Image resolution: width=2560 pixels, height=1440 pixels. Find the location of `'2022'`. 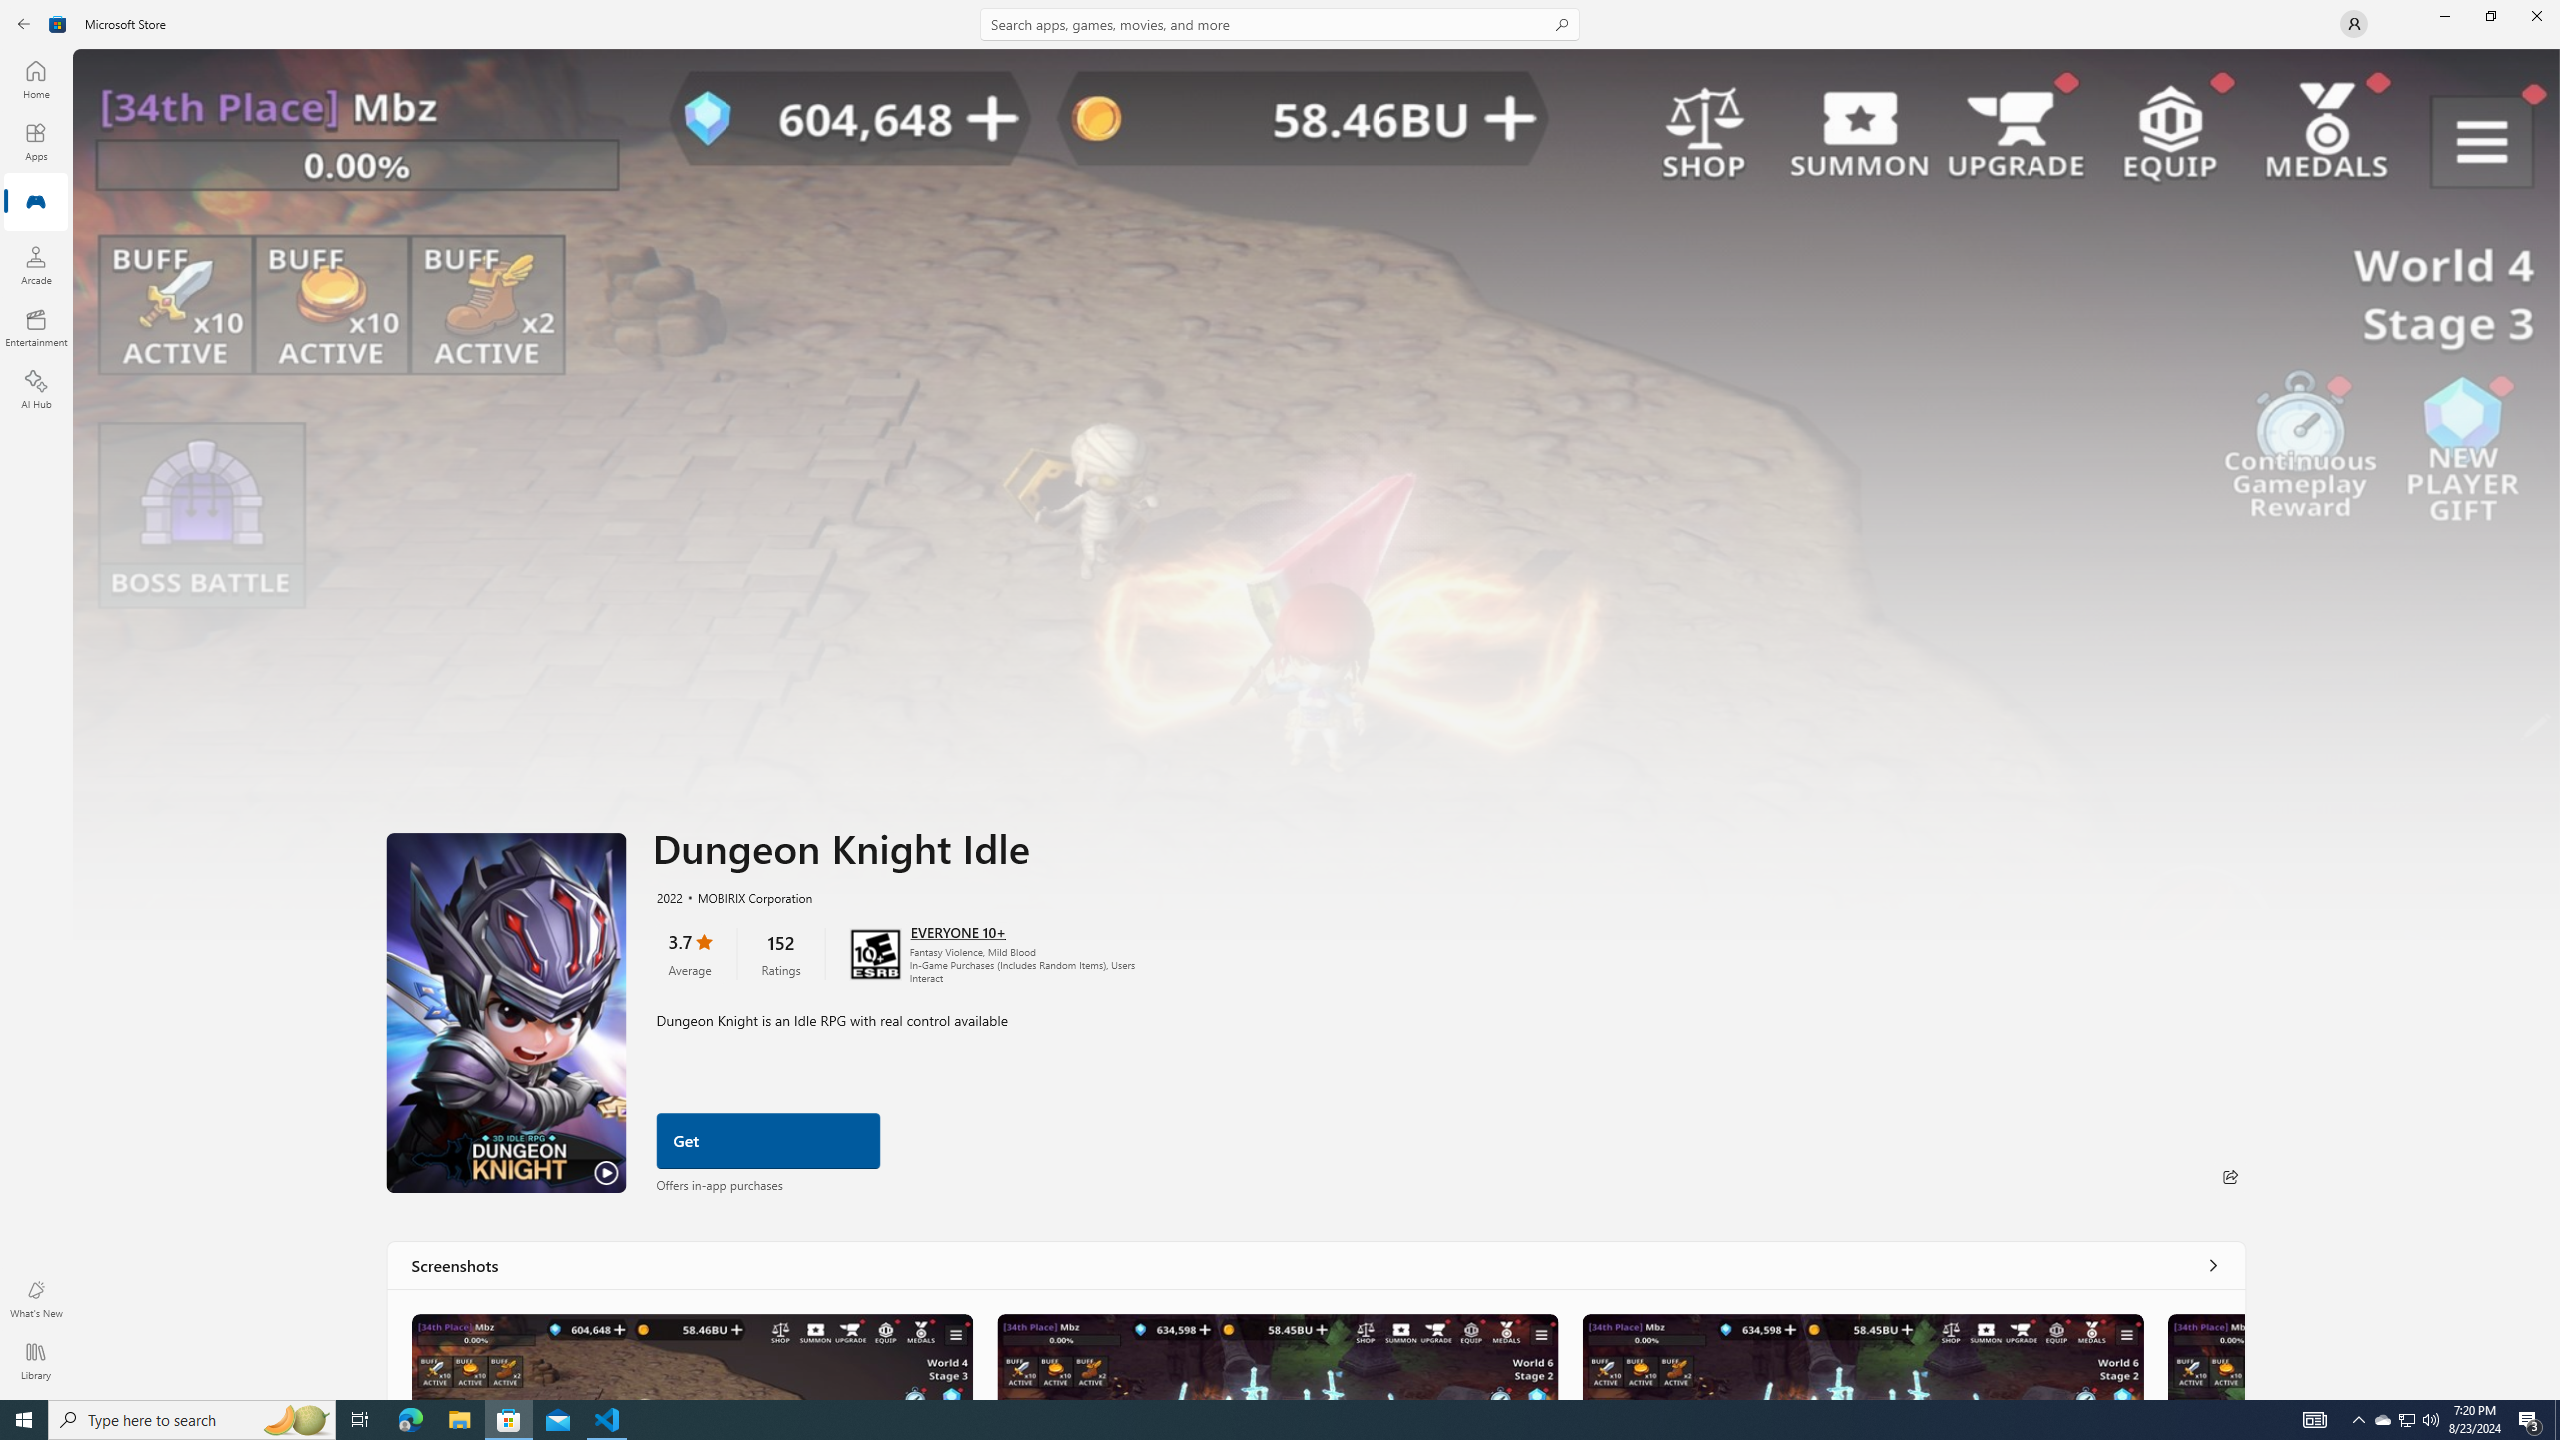

'2022' is located at coordinates (668, 896).